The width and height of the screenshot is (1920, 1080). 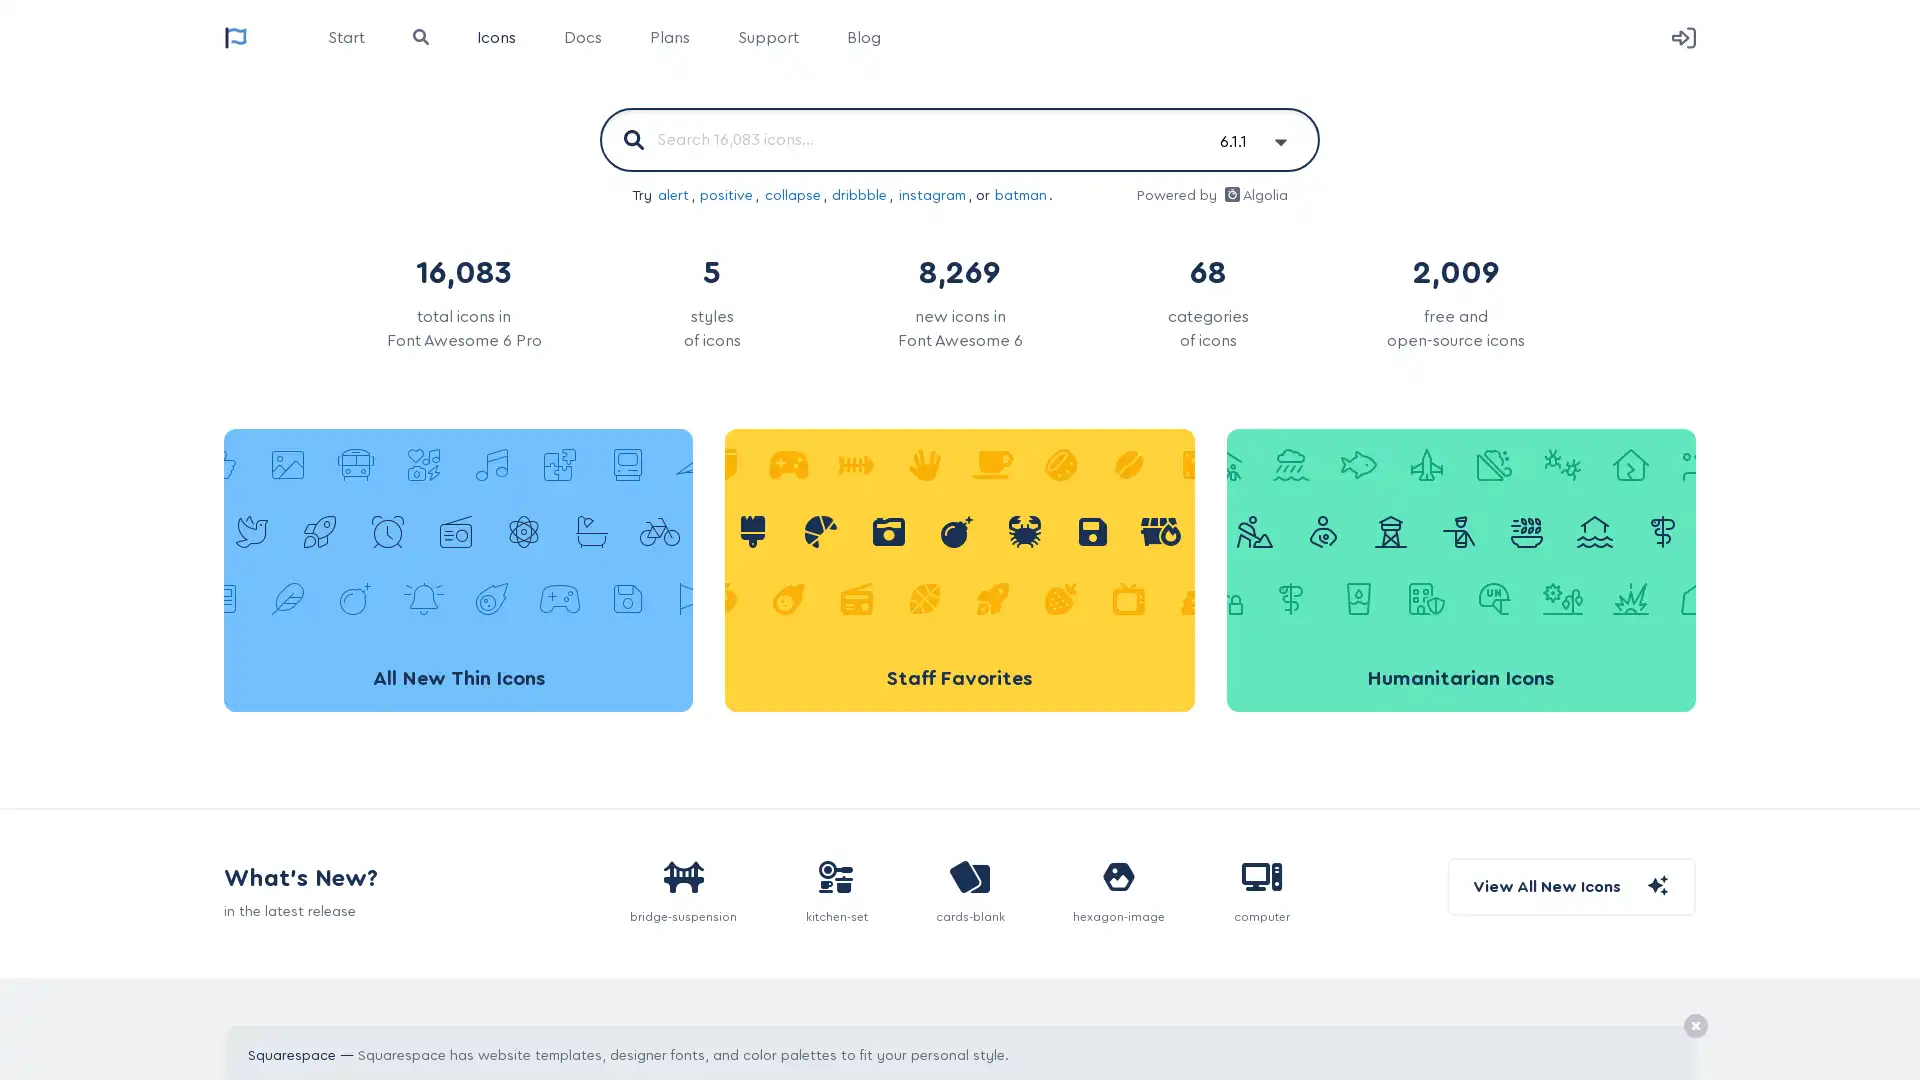 I want to click on Remove Ad, so click(x=1694, y=1026).